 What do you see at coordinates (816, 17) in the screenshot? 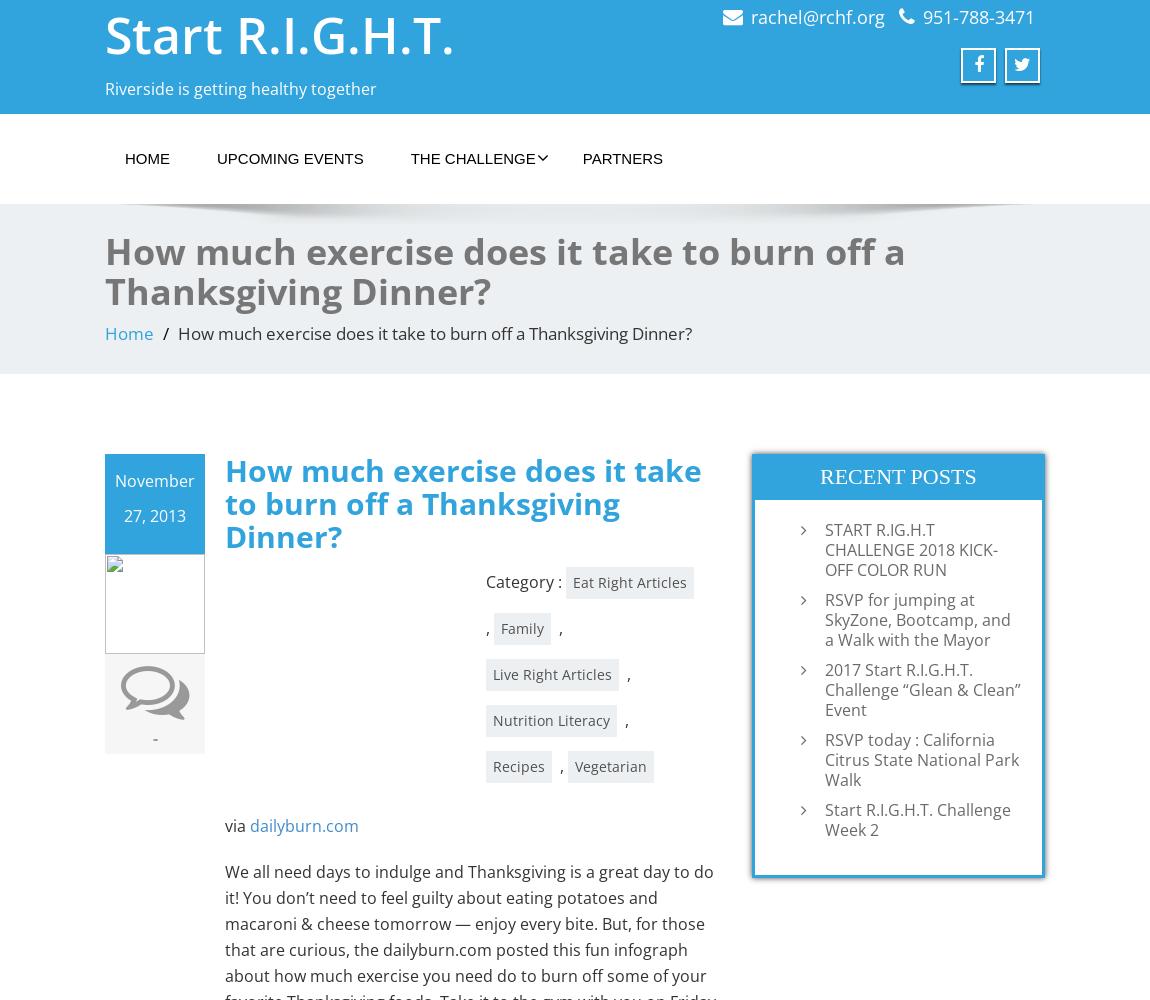
I see `'rachel@rchf.org'` at bounding box center [816, 17].